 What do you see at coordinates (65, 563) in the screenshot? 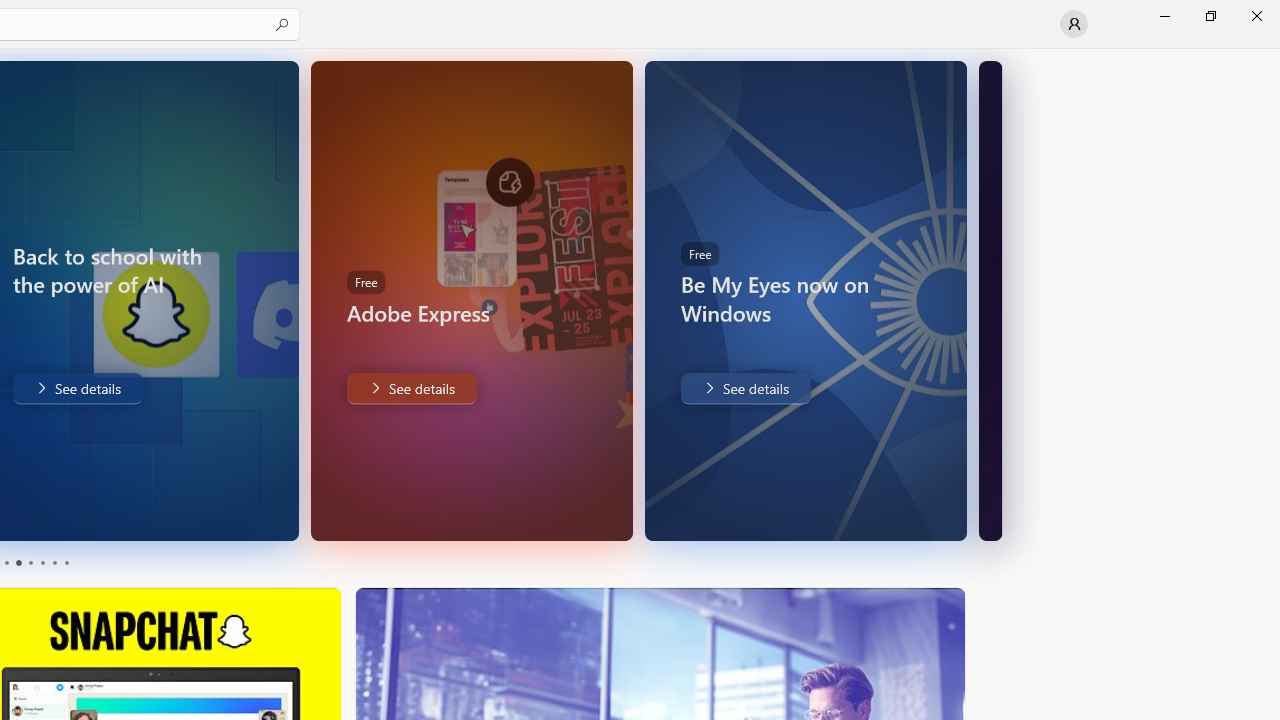
I see `'Page 6'` at bounding box center [65, 563].